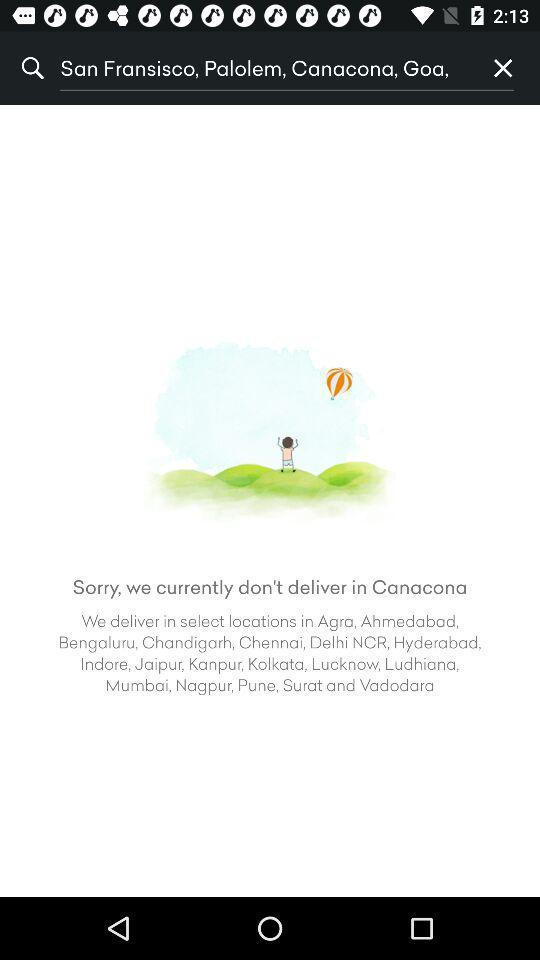 The height and width of the screenshot is (960, 540). I want to click on icon to the right of the san fransisco palolem icon, so click(502, 68).